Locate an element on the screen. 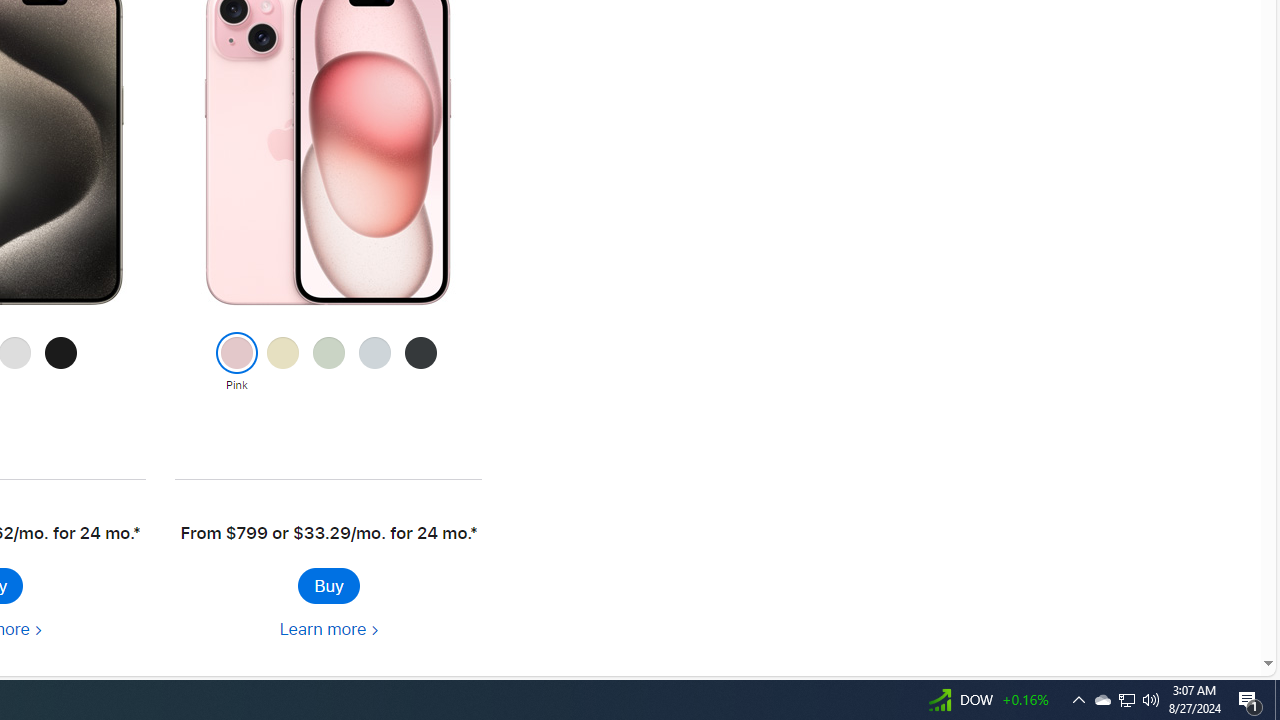 The image size is (1280, 720). 'Yellow' is located at coordinates (281, 363).